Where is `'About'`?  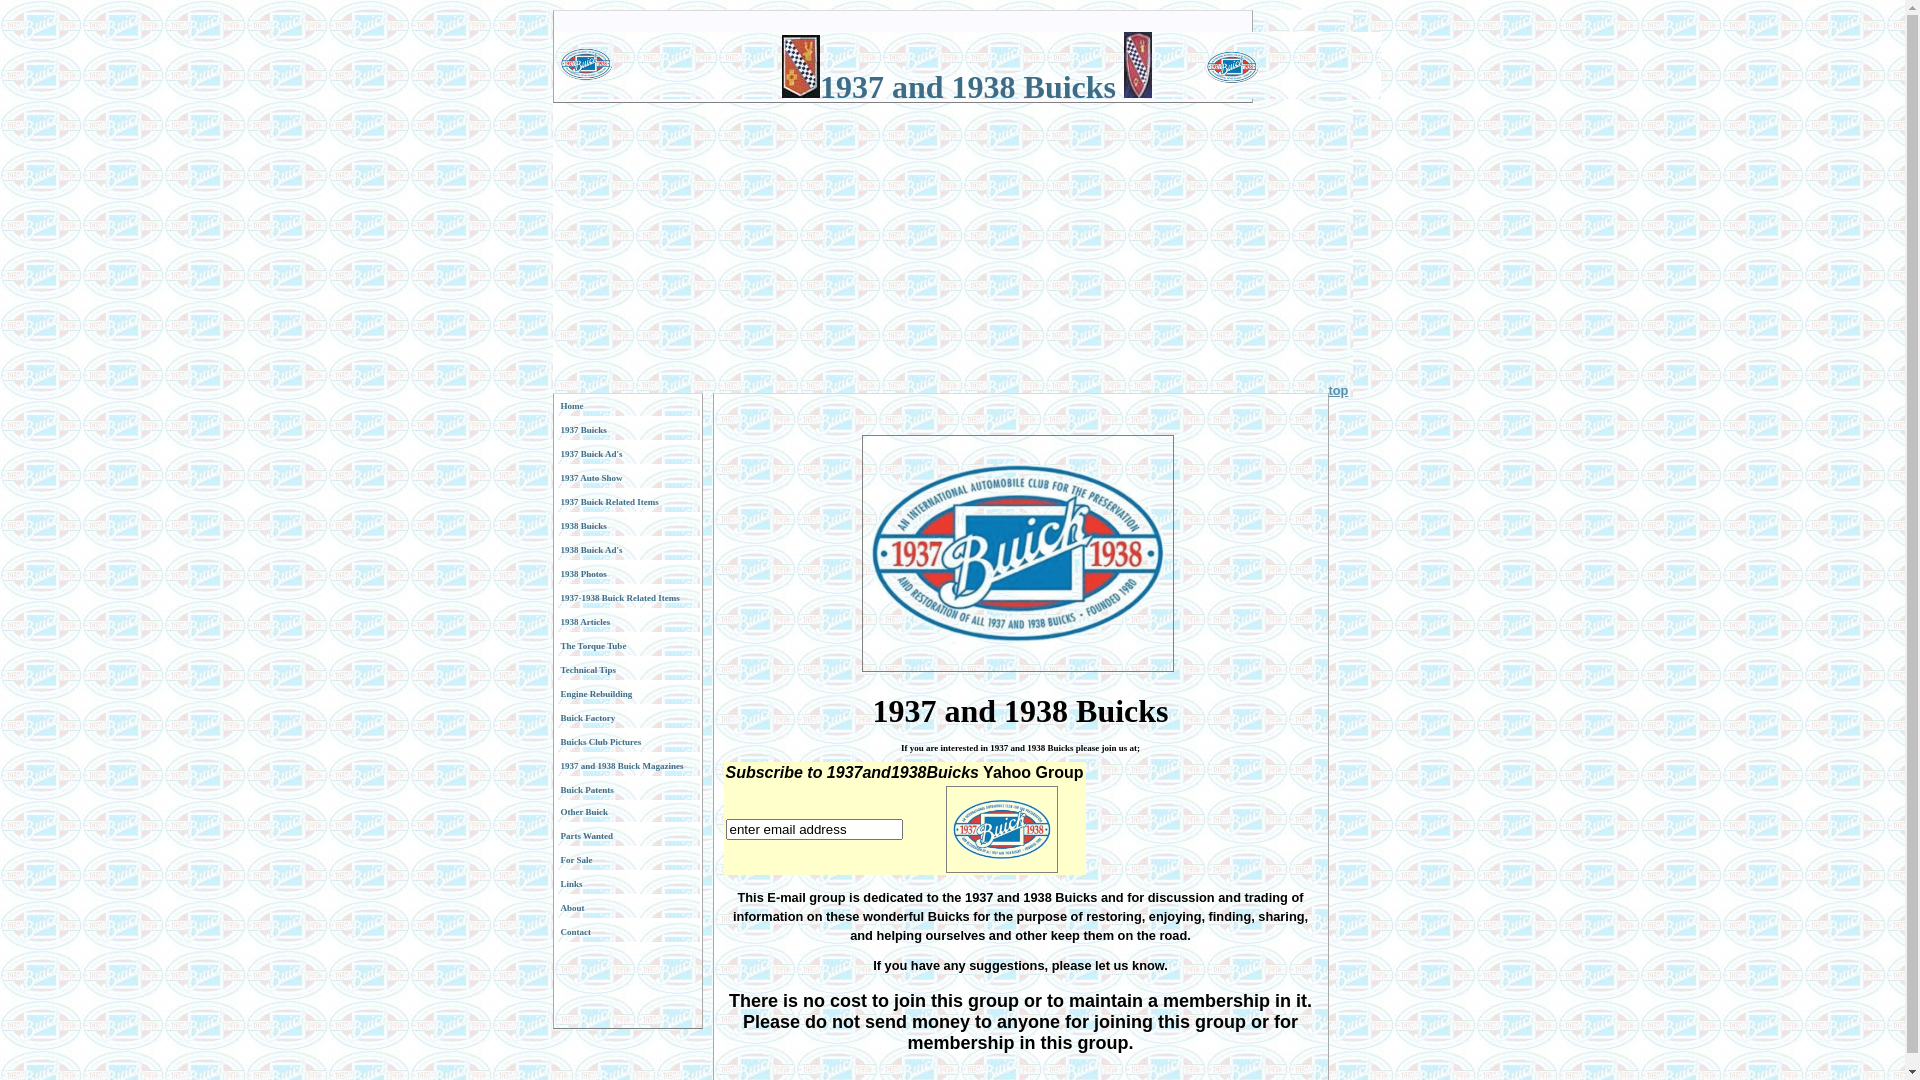
'About' is located at coordinates (553, 907).